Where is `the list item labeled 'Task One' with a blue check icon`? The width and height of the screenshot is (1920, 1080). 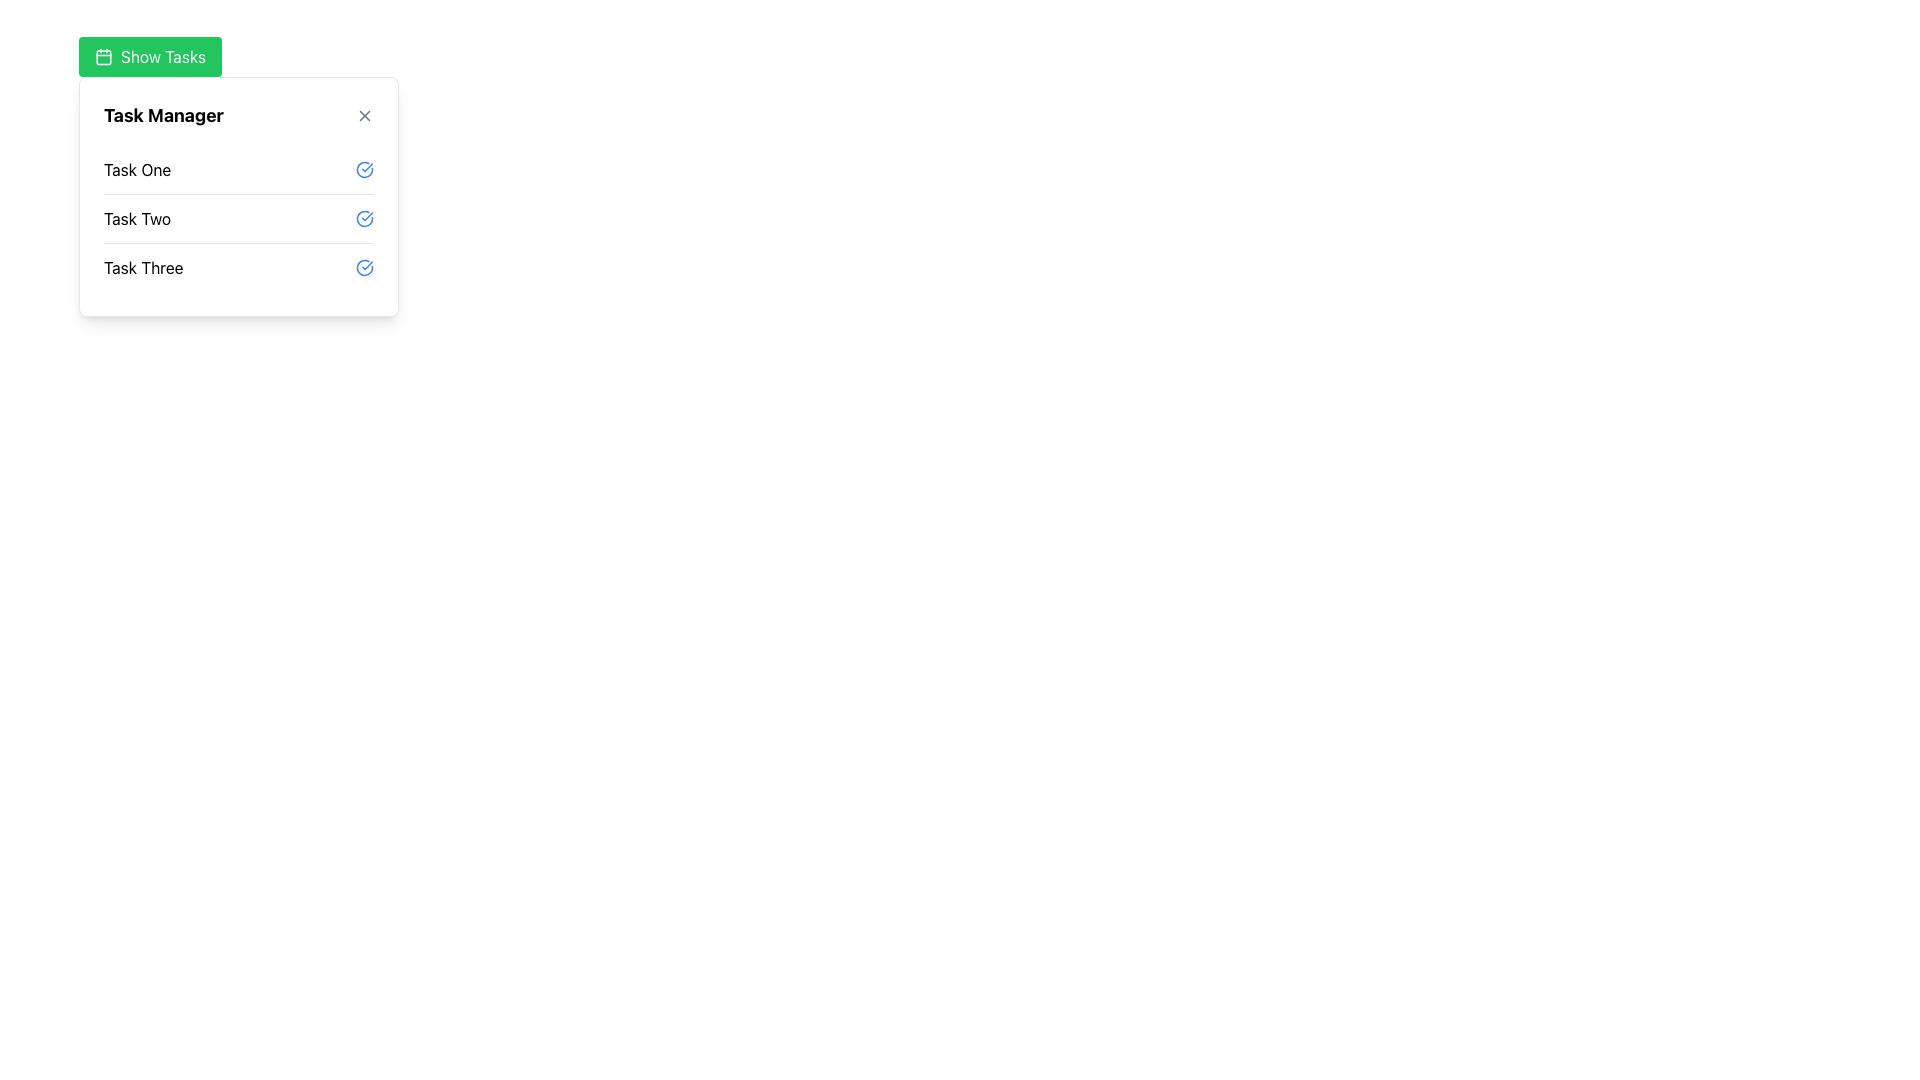
the list item labeled 'Task One' with a blue check icon is located at coordinates (239, 168).